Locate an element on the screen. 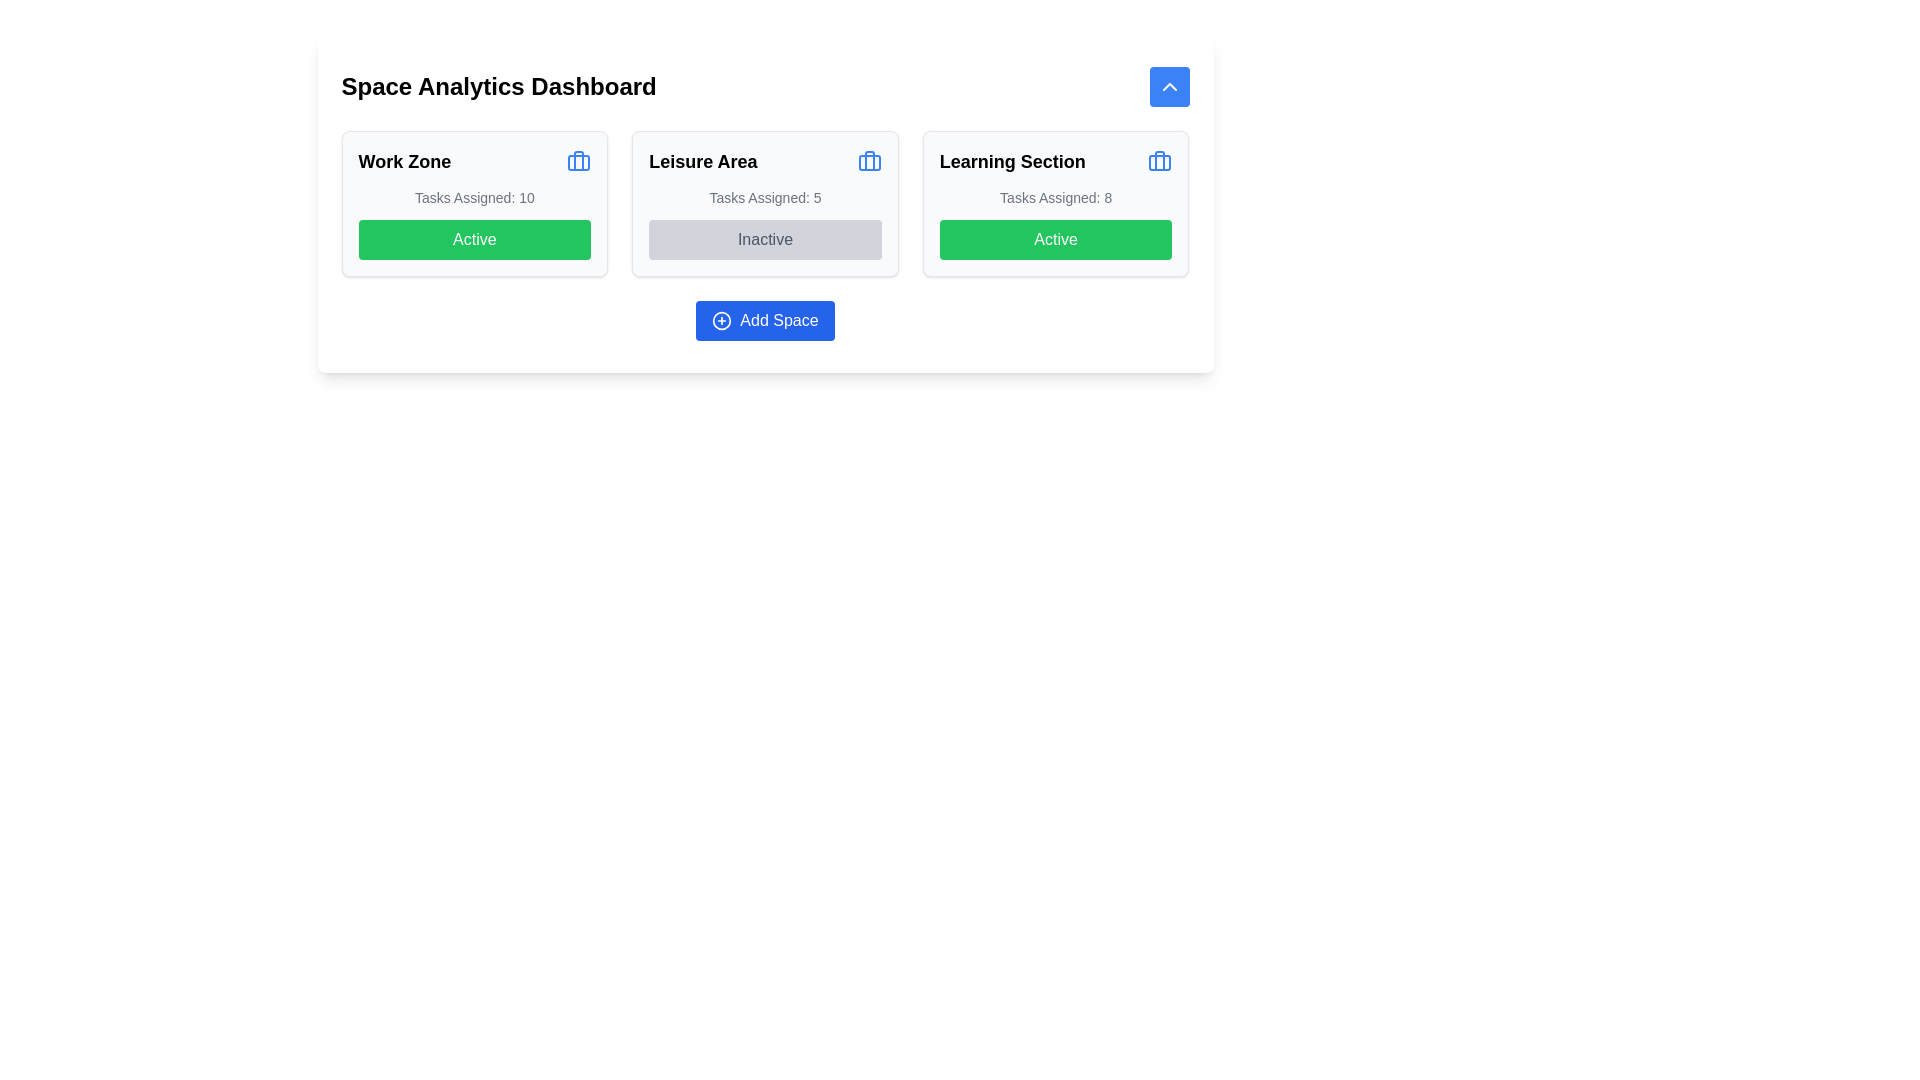 This screenshot has width=1920, height=1080. the briefcase icon located in the top-right corner of the 'Leisure Area' card, which provides additional functionality related to this section is located at coordinates (869, 161).